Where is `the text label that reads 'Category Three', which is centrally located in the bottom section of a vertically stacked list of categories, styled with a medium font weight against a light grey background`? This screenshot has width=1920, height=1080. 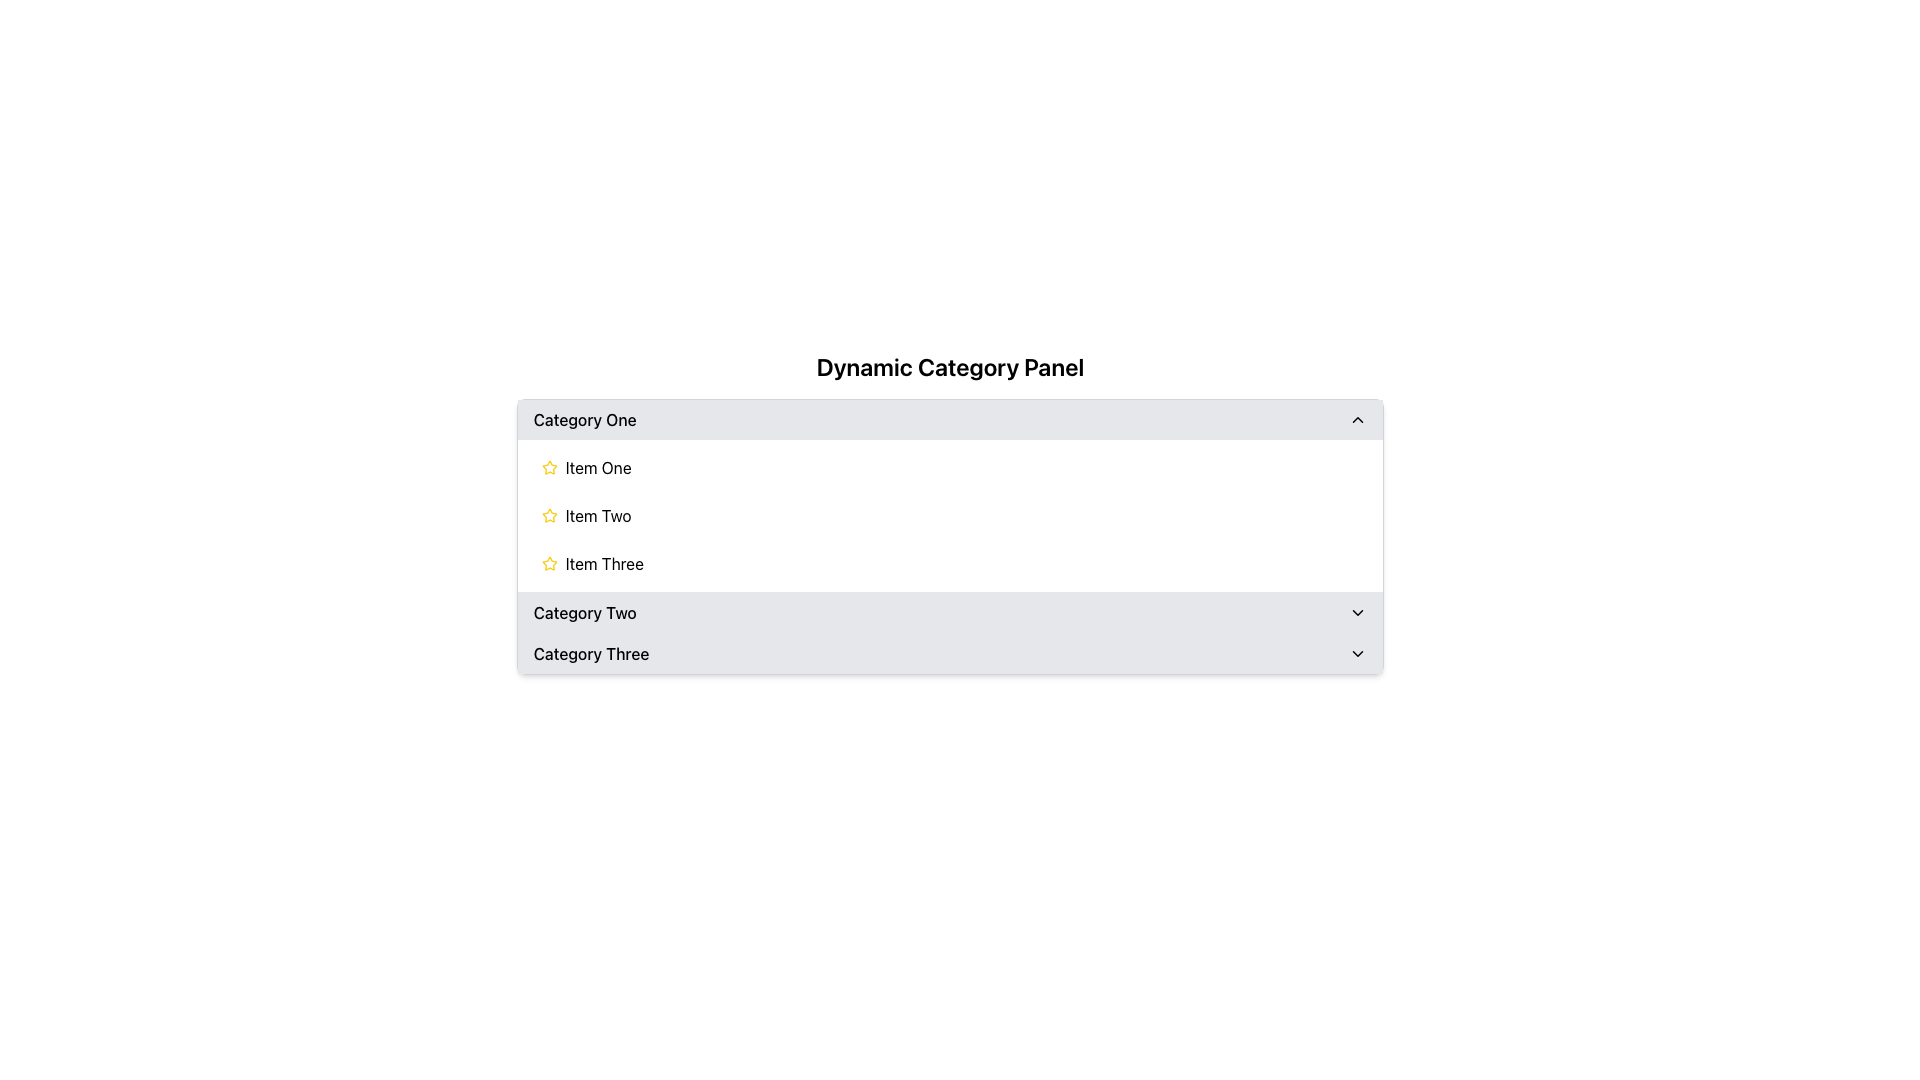 the text label that reads 'Category Three', which is centrally located in the bottom section of a vertically stacked list of categories, styled with a medium font weight against a light grey background is located at coordinates (590, 654).